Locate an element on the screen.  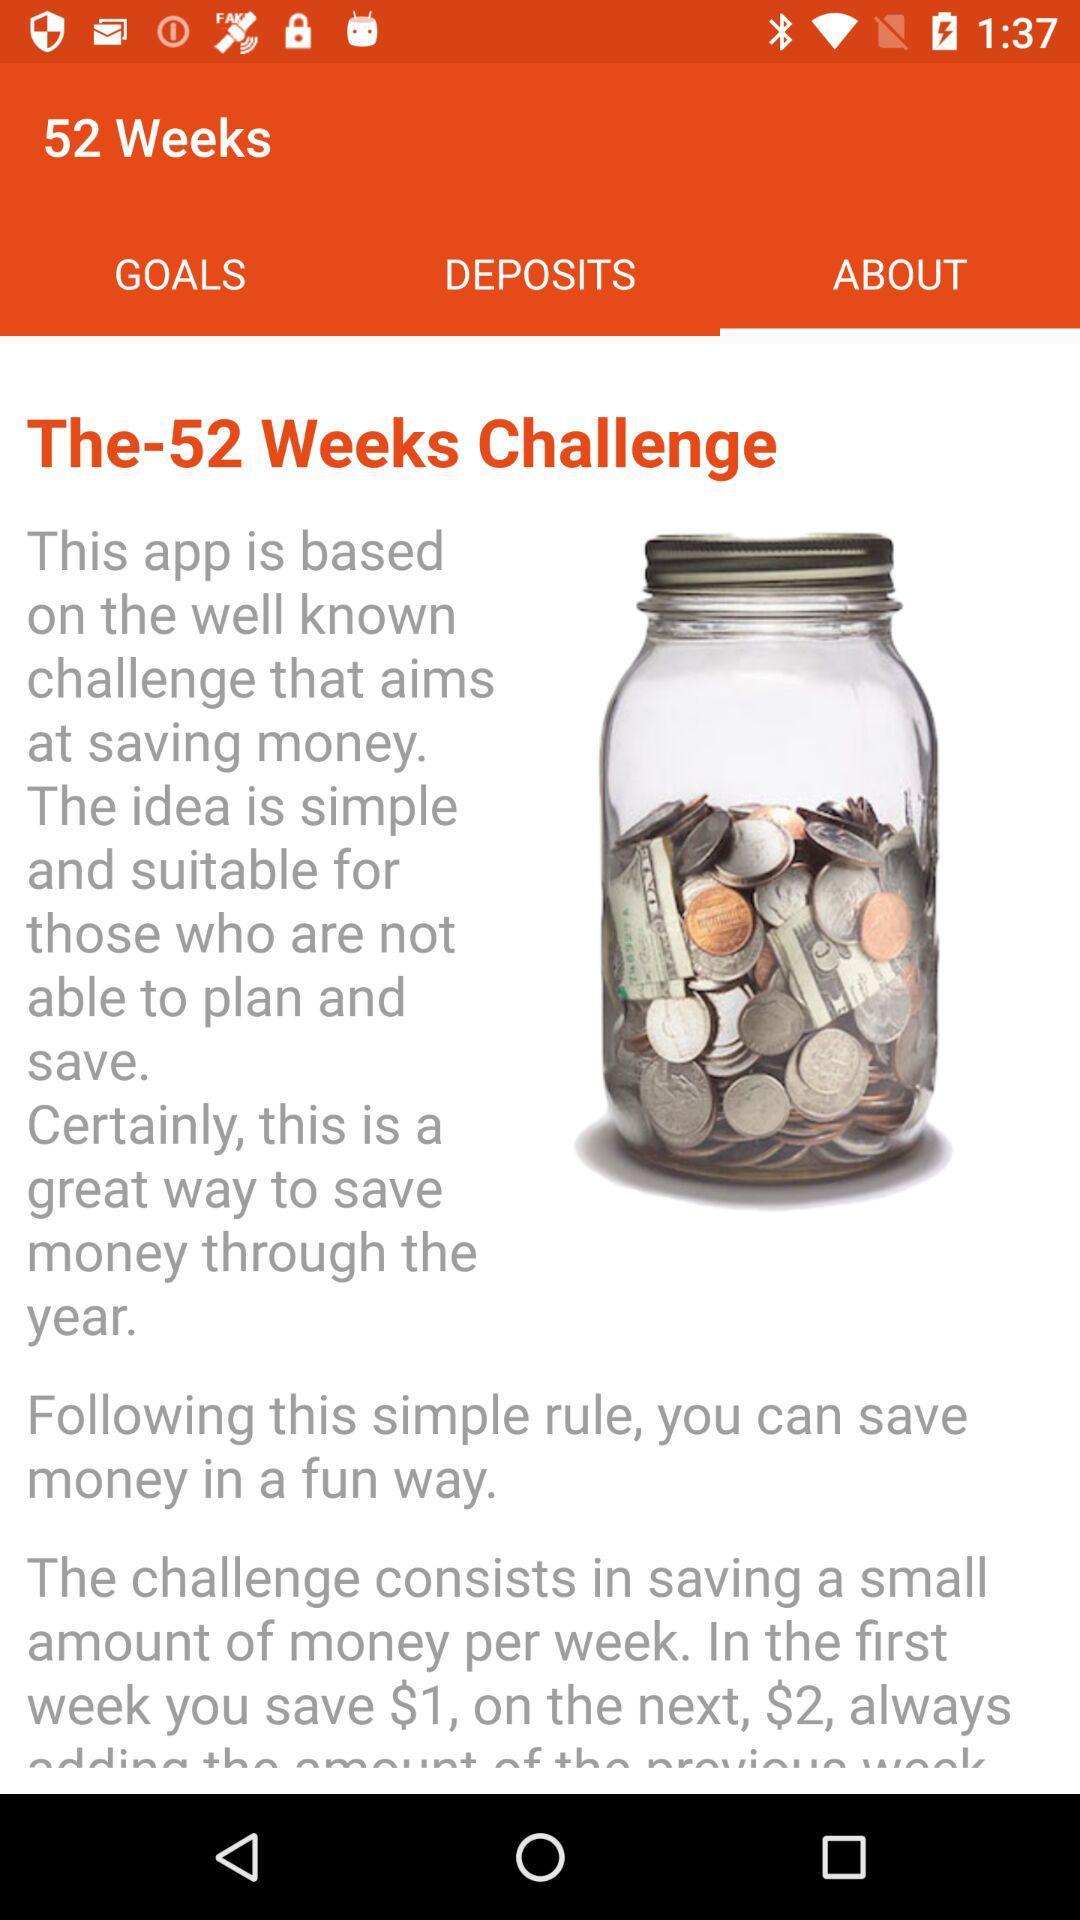
the item next to goals icon is located at coordinates (540, 272).